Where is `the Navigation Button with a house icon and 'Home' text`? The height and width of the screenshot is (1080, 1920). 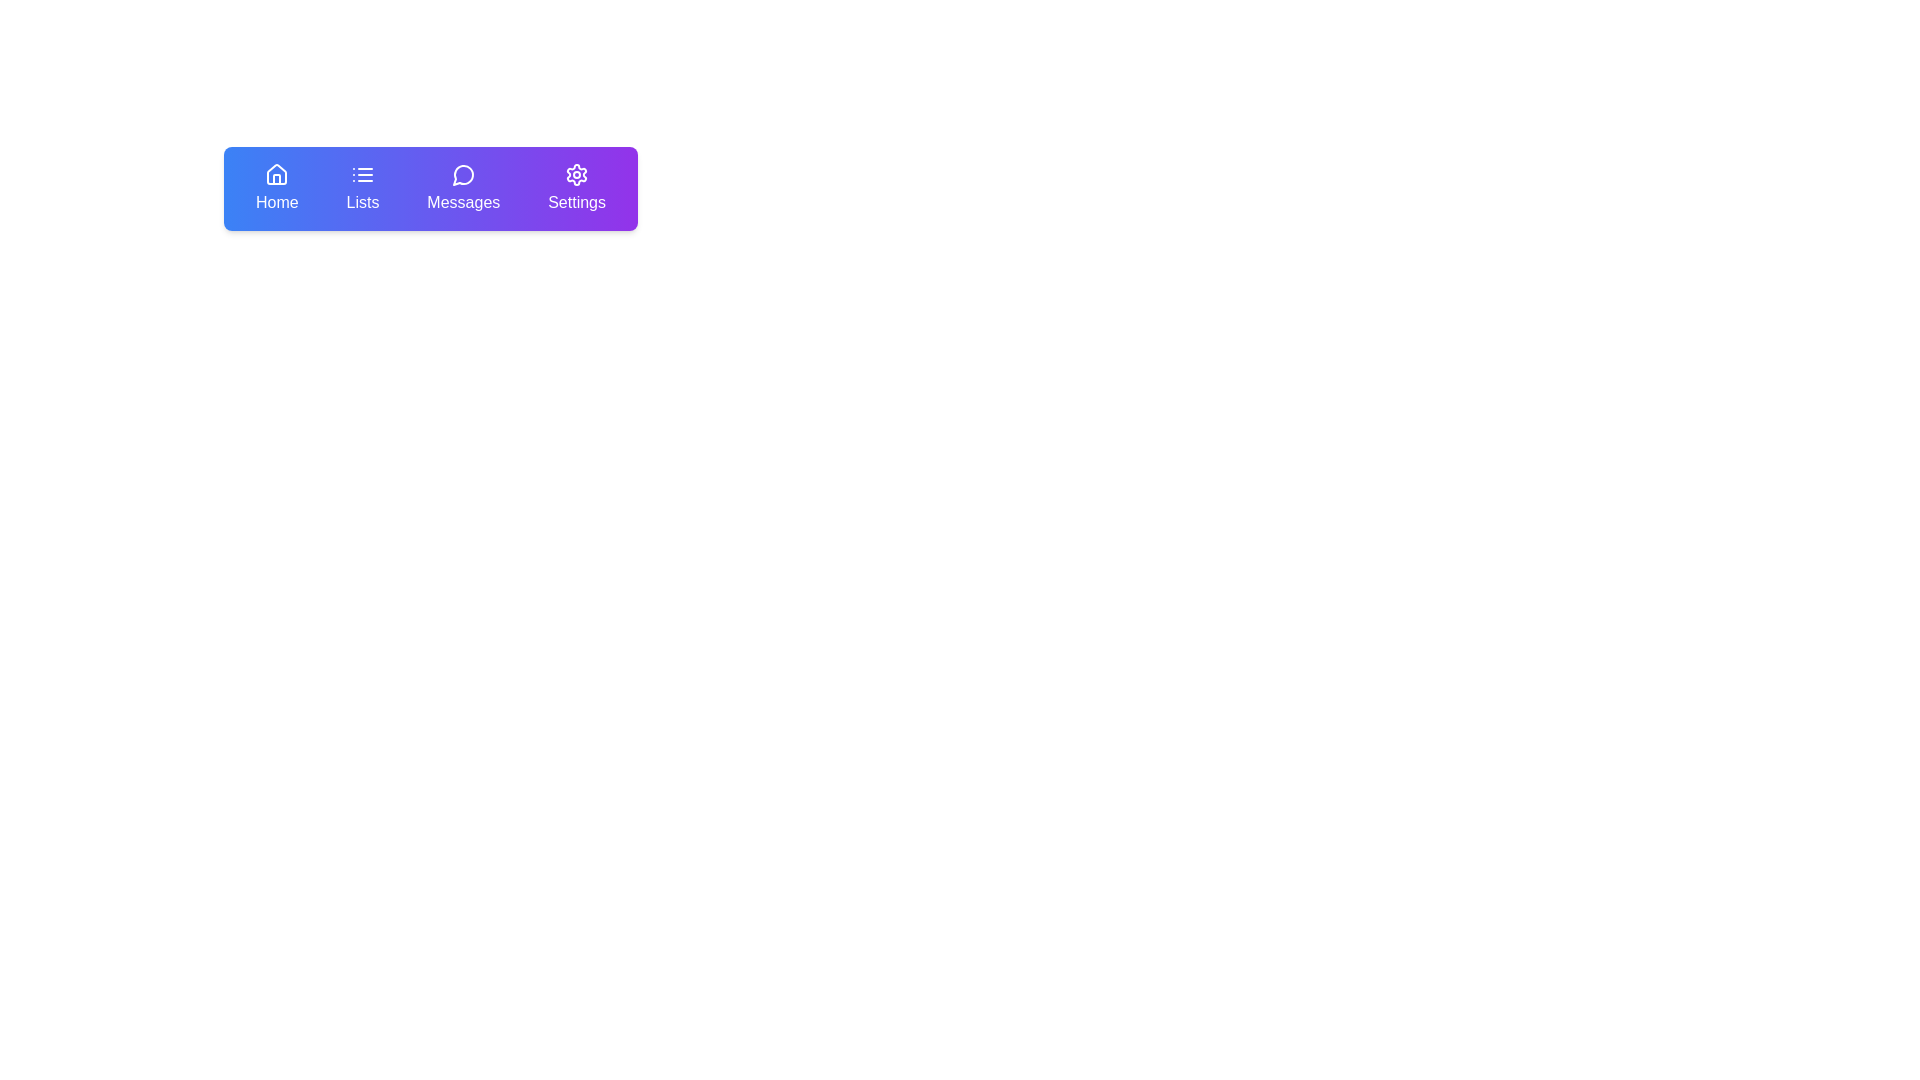
the Navigation Button with a house icon and 'Home' text is located at coordinates (276, 189).